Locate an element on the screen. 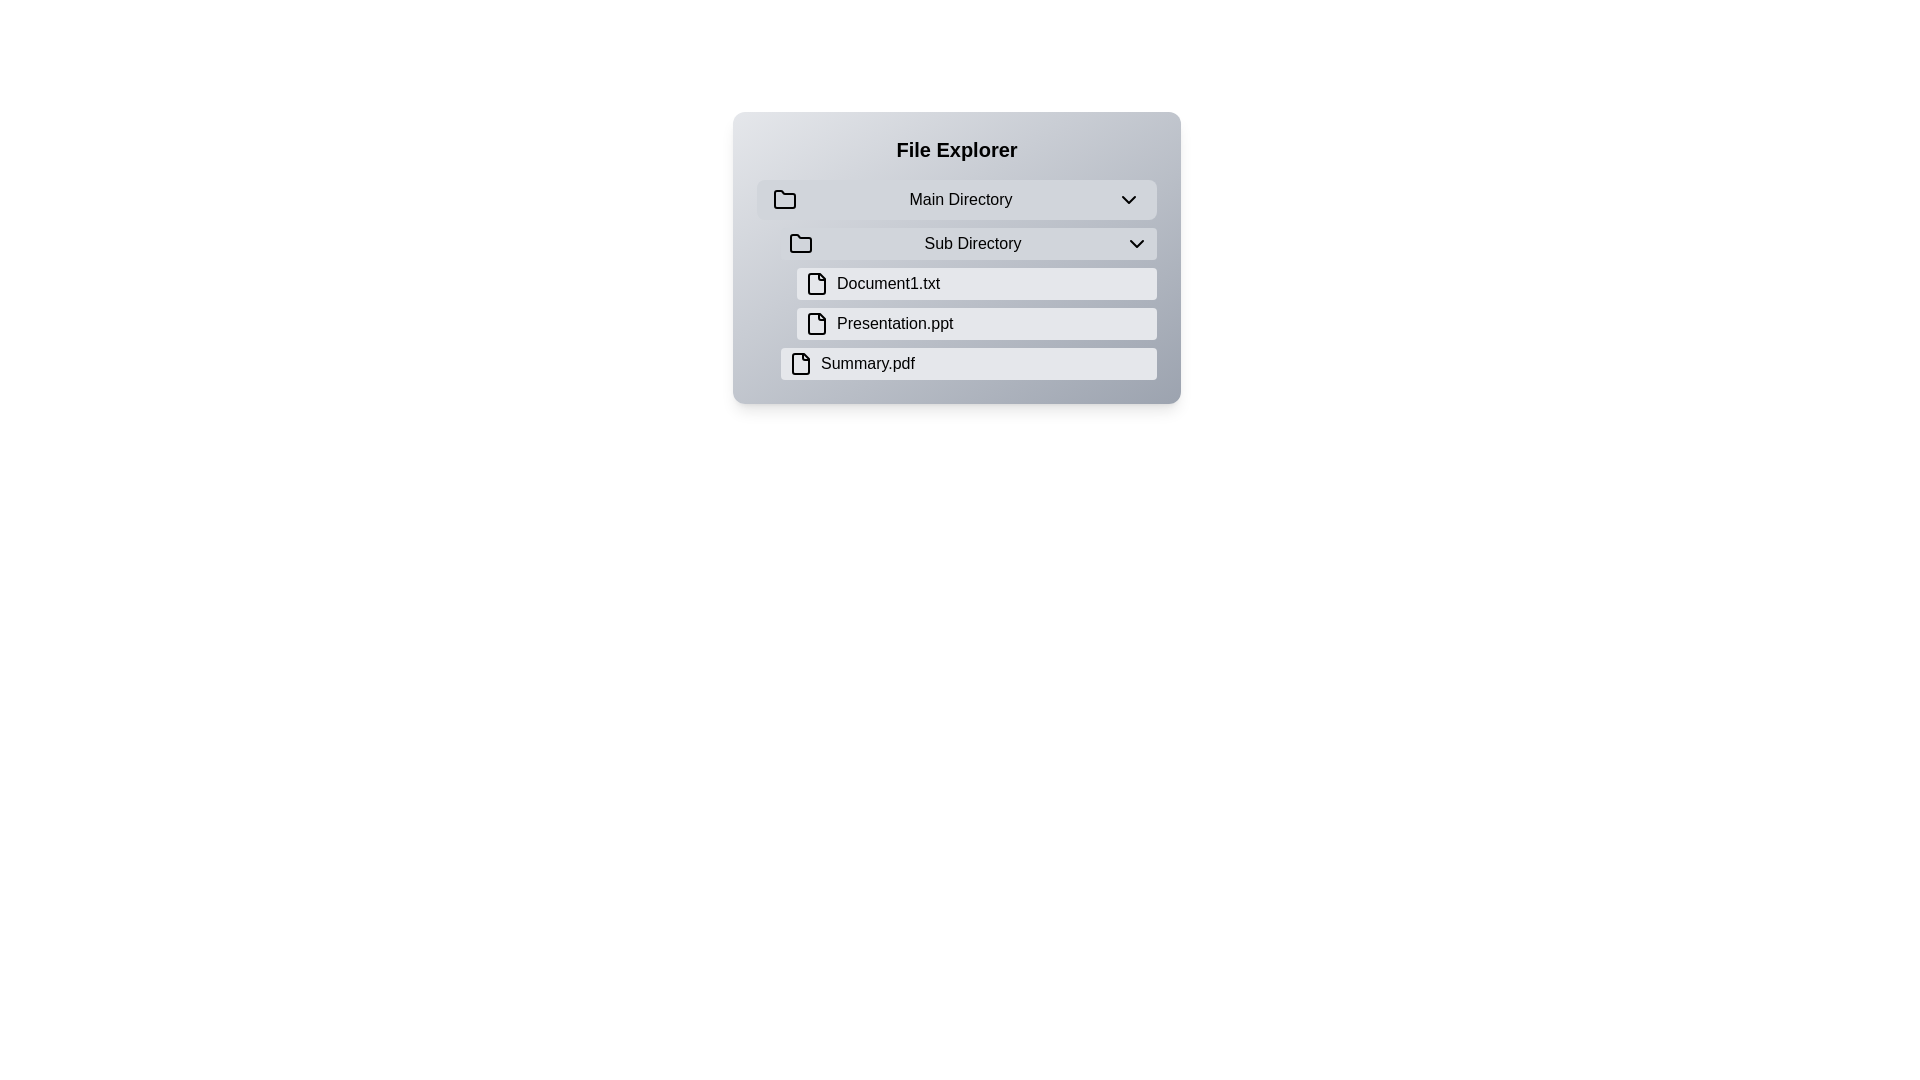 This screenshot has height=1080, width=1920. the folder icon located in the top-left corner of the file explorer interface, right before the 'Main Directory' dropdown is located at coordinates (784, 199).